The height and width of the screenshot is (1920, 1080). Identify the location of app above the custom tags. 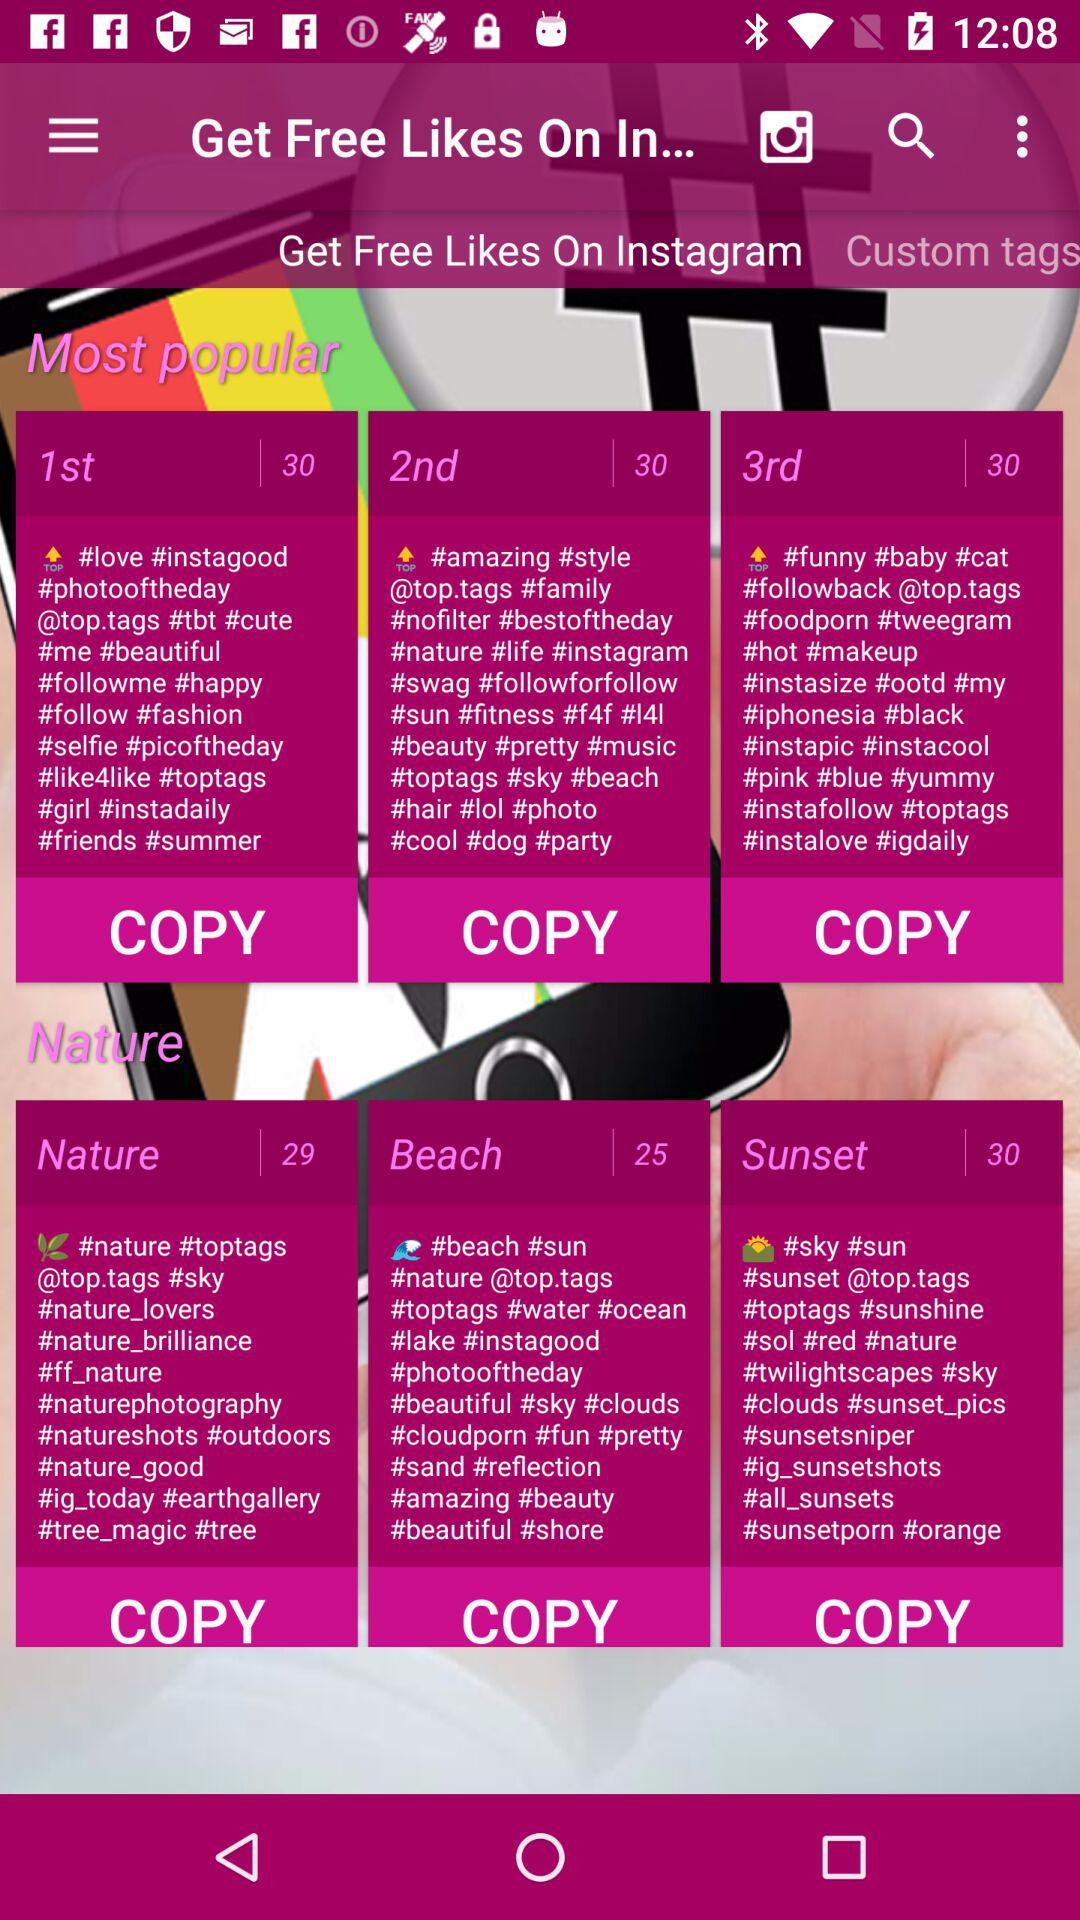
(1027, 135).